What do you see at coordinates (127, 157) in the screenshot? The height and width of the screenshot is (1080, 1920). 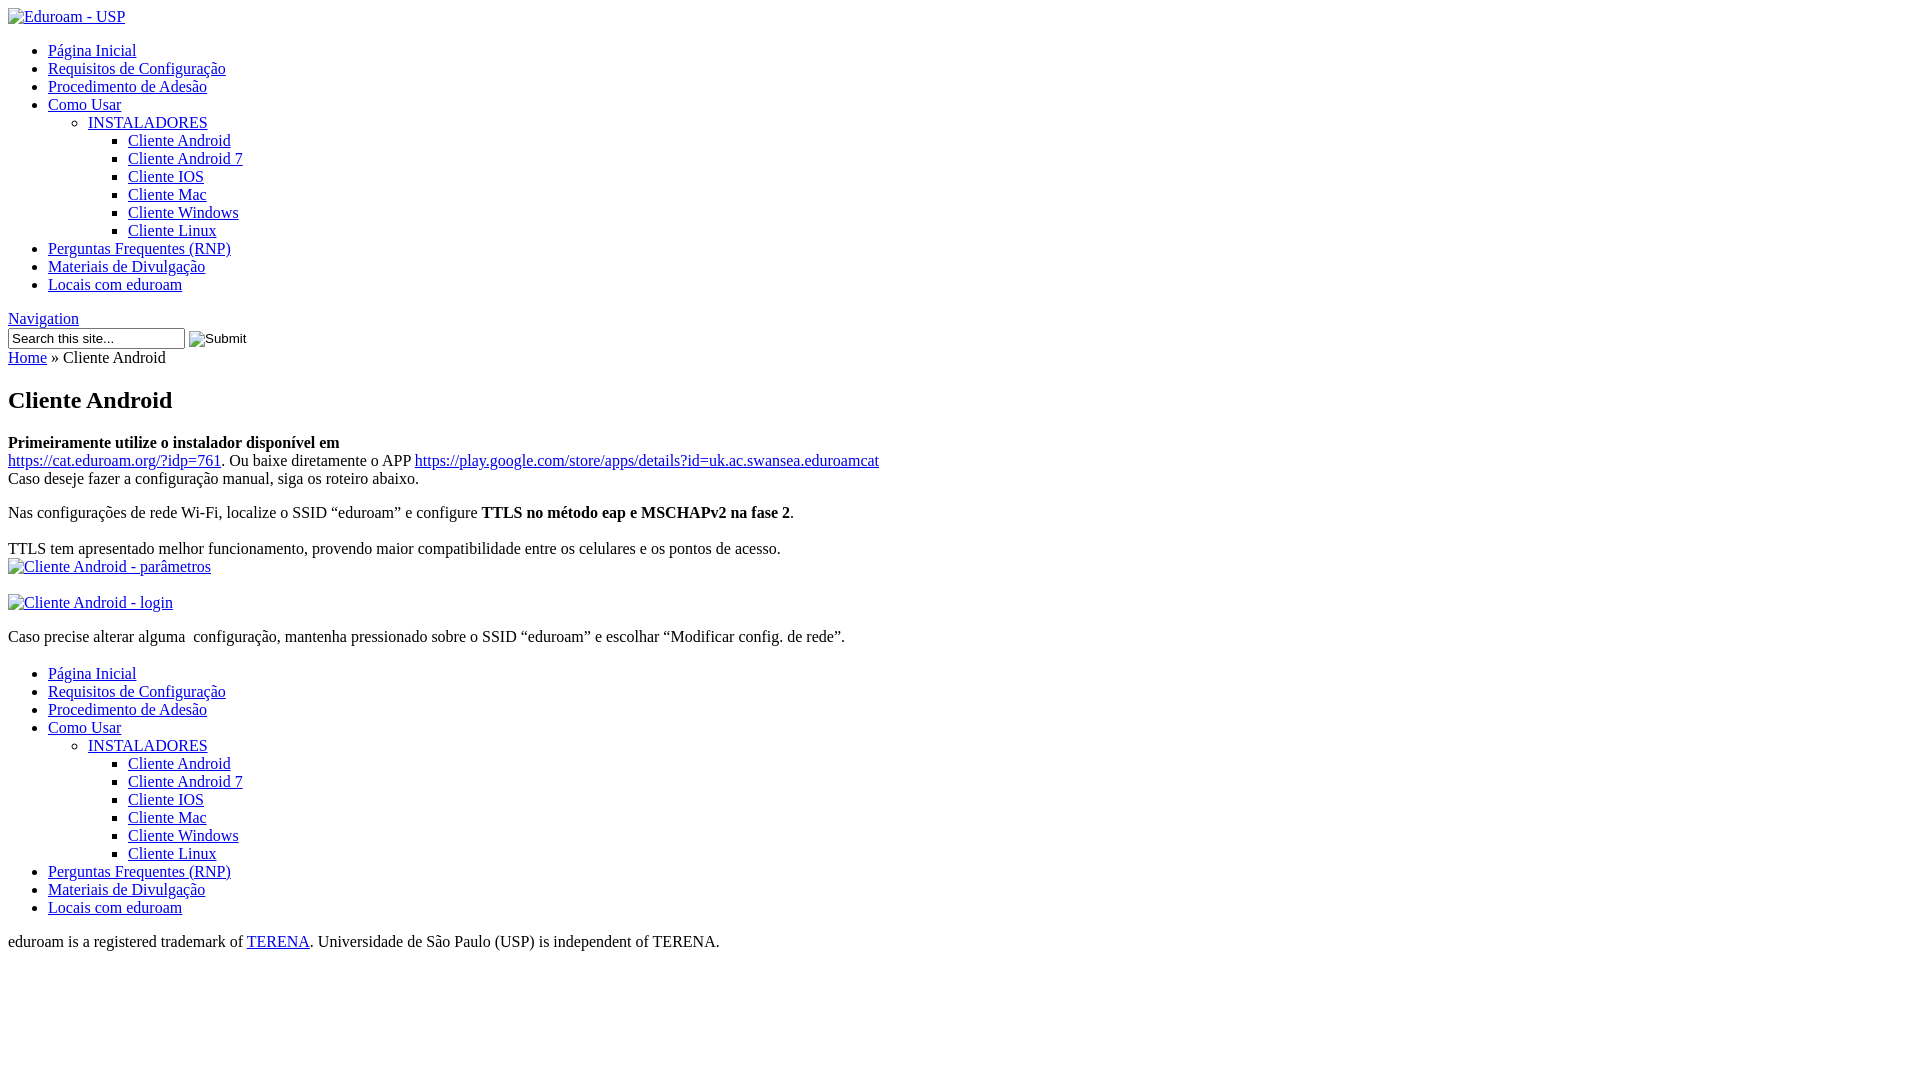 I see `'Cliente Android 7'` at bounding box center [127, 157].